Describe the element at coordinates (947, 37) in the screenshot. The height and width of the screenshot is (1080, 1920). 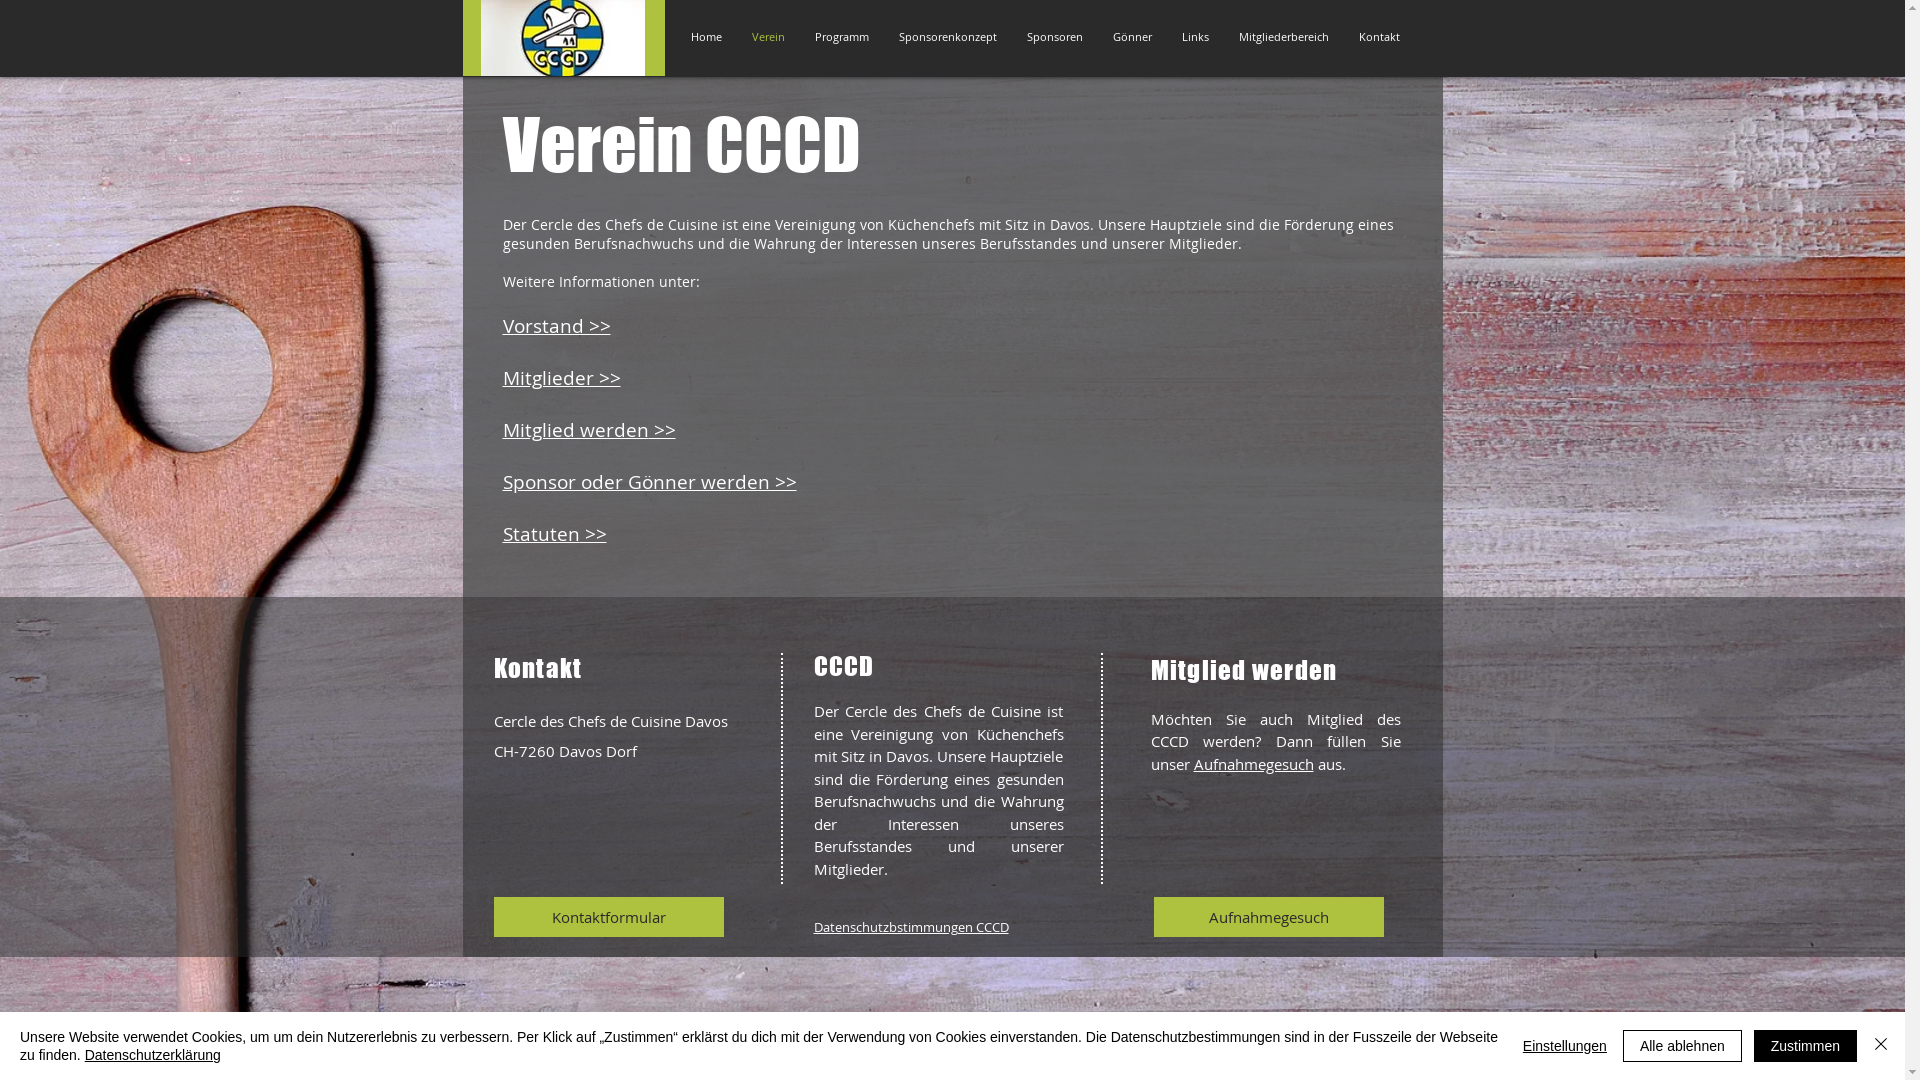
I see `'Sponsorenkonzept'` at that location.